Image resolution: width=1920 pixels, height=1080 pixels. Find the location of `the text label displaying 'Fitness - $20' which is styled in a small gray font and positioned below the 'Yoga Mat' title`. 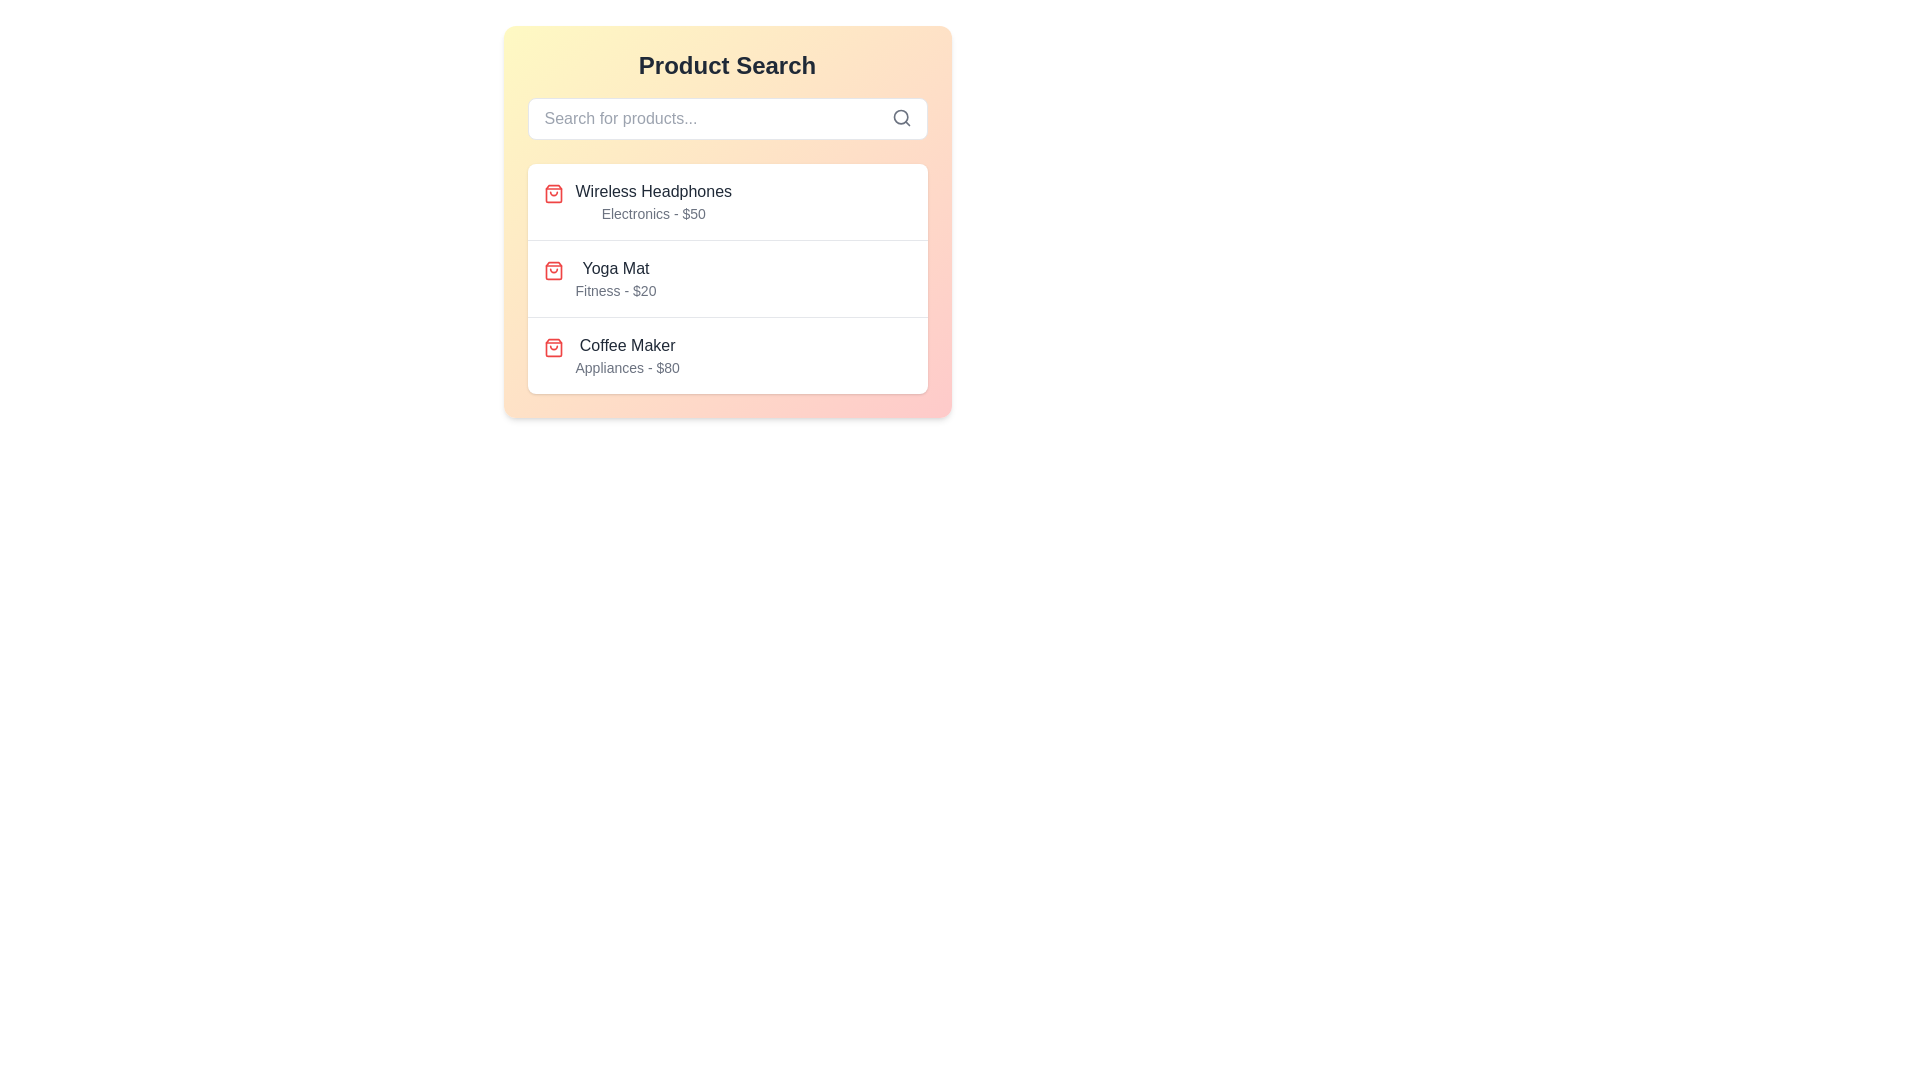

the text label displaying 'Fitness - $20' which is styled in a small gray font and positioned below the 'Yoga Mat' title is located at coordinates (614, 290).